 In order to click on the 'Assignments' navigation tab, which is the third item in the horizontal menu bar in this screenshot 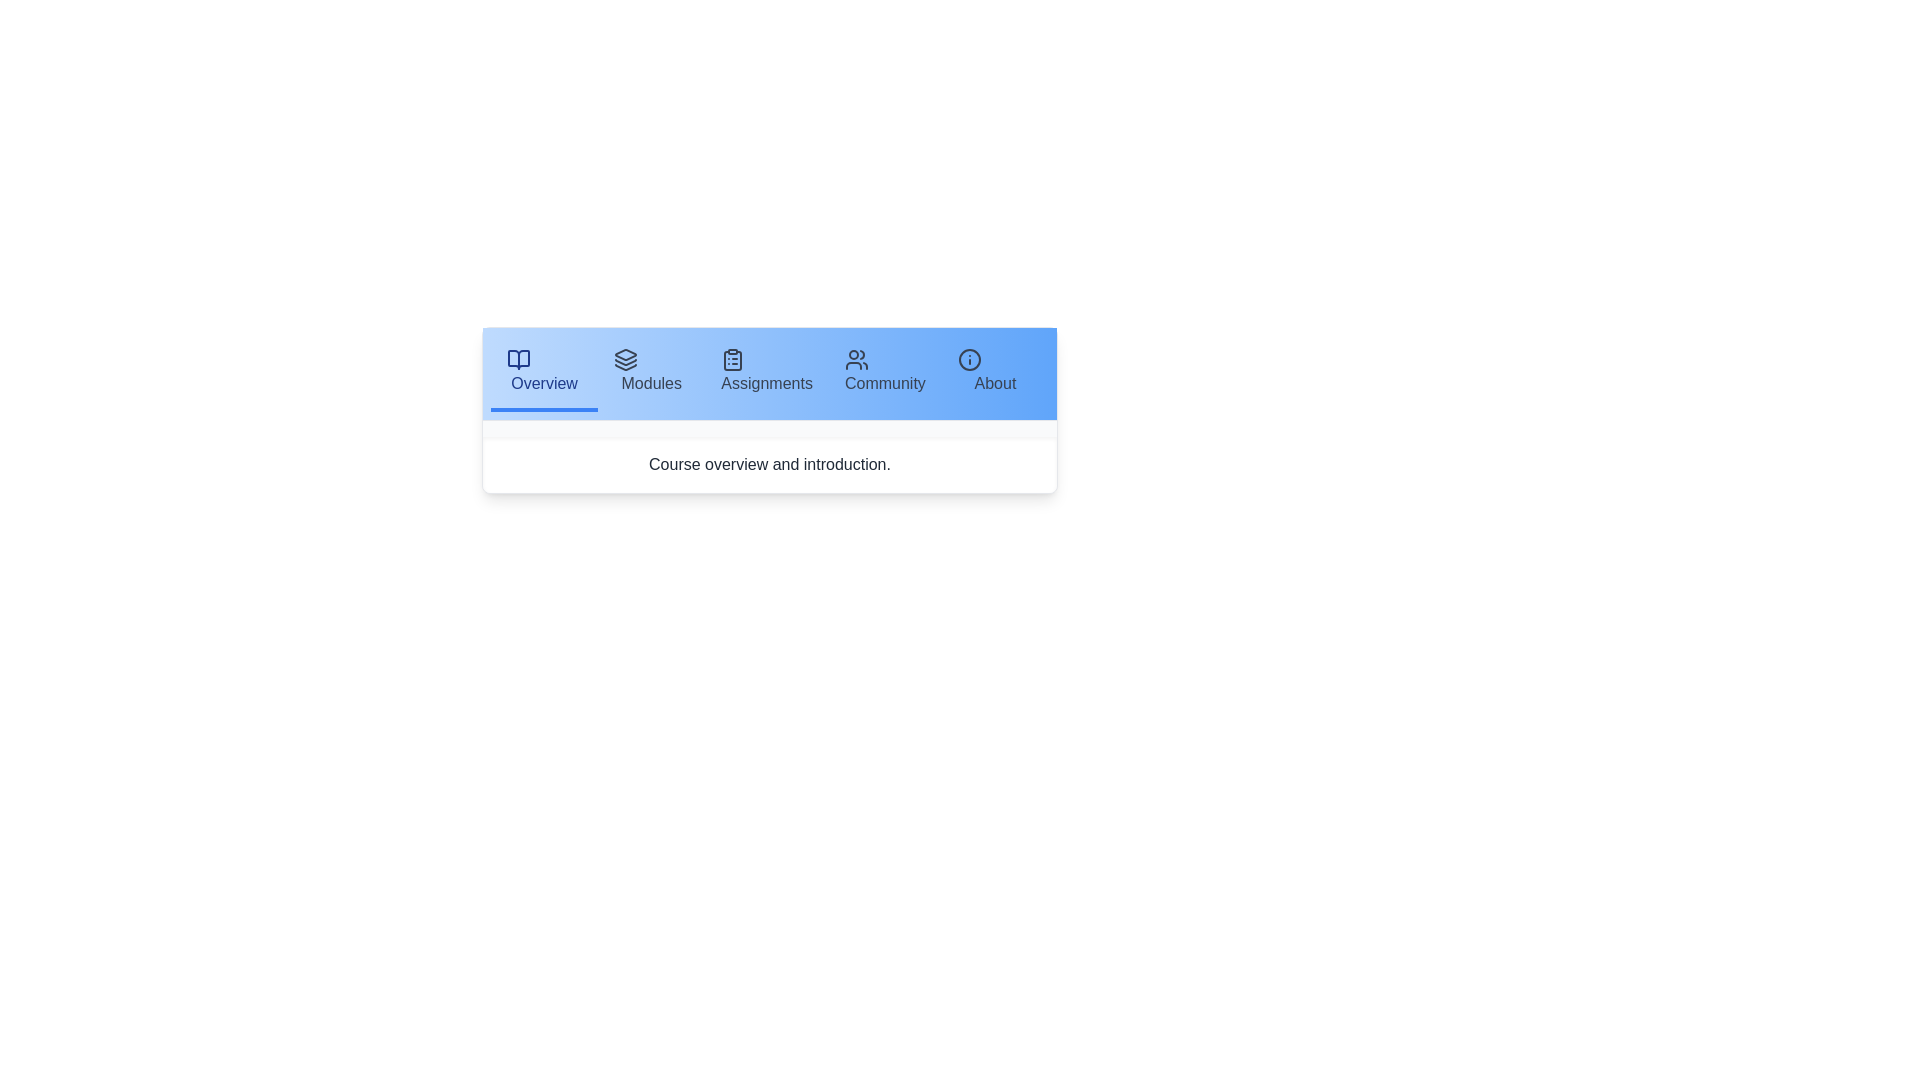, I will do `click(766, 374)`.